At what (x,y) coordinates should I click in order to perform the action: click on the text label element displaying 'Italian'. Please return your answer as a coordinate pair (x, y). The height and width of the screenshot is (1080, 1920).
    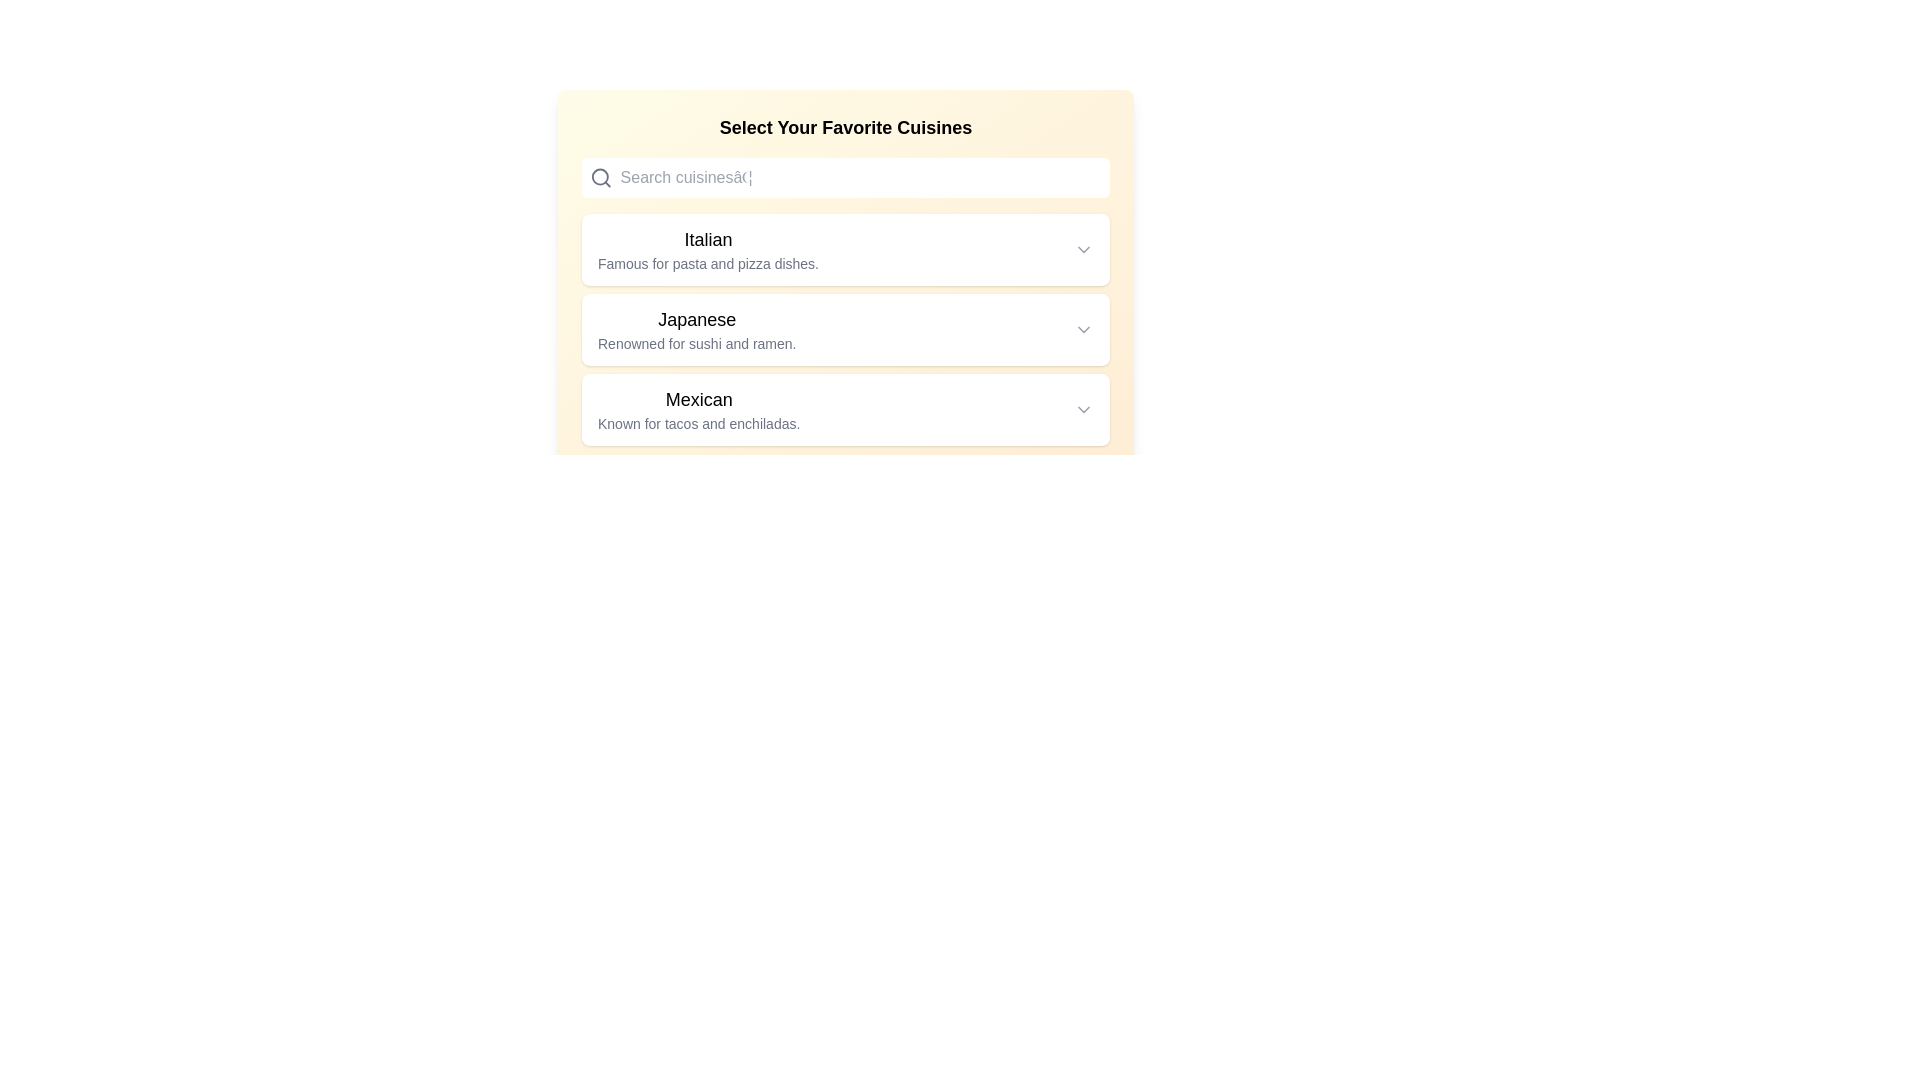
    Looking at the image, I should click on (708, 249).